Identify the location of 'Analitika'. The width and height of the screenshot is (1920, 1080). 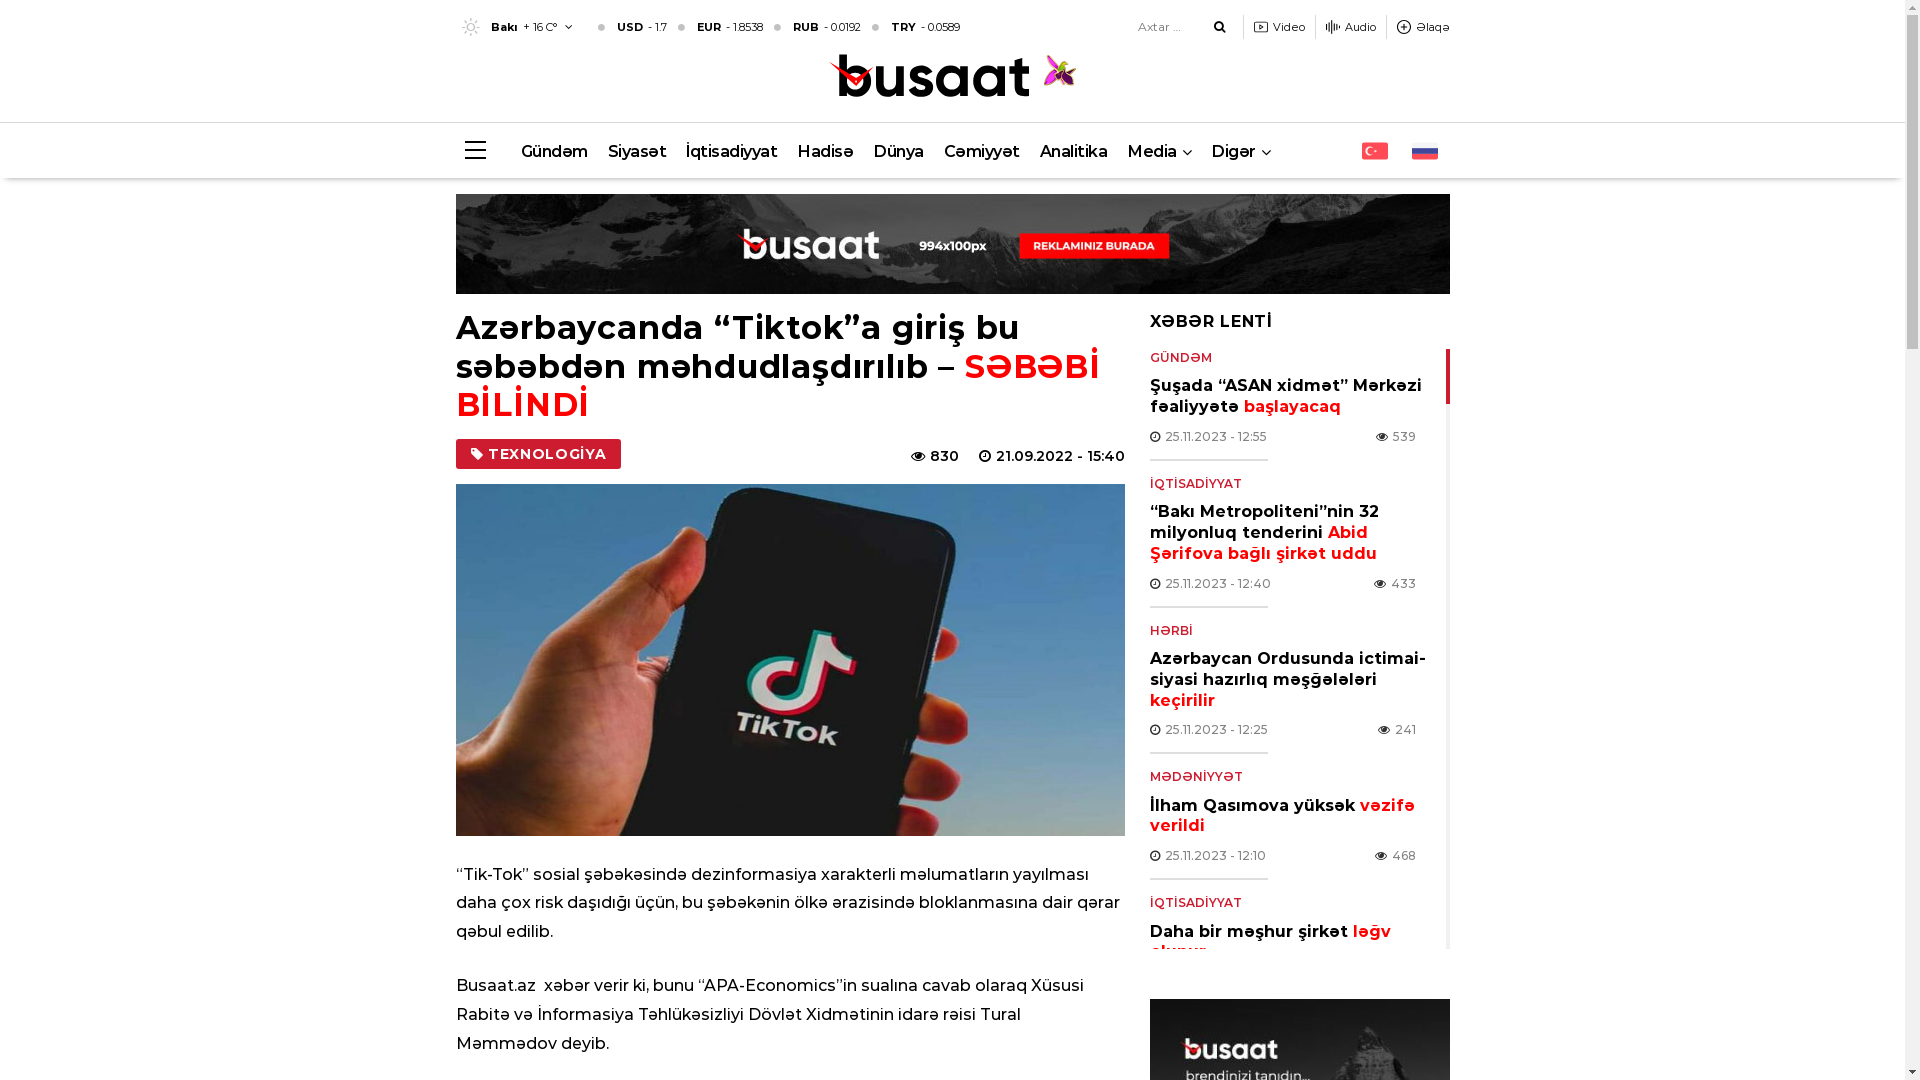
(1073, 151).